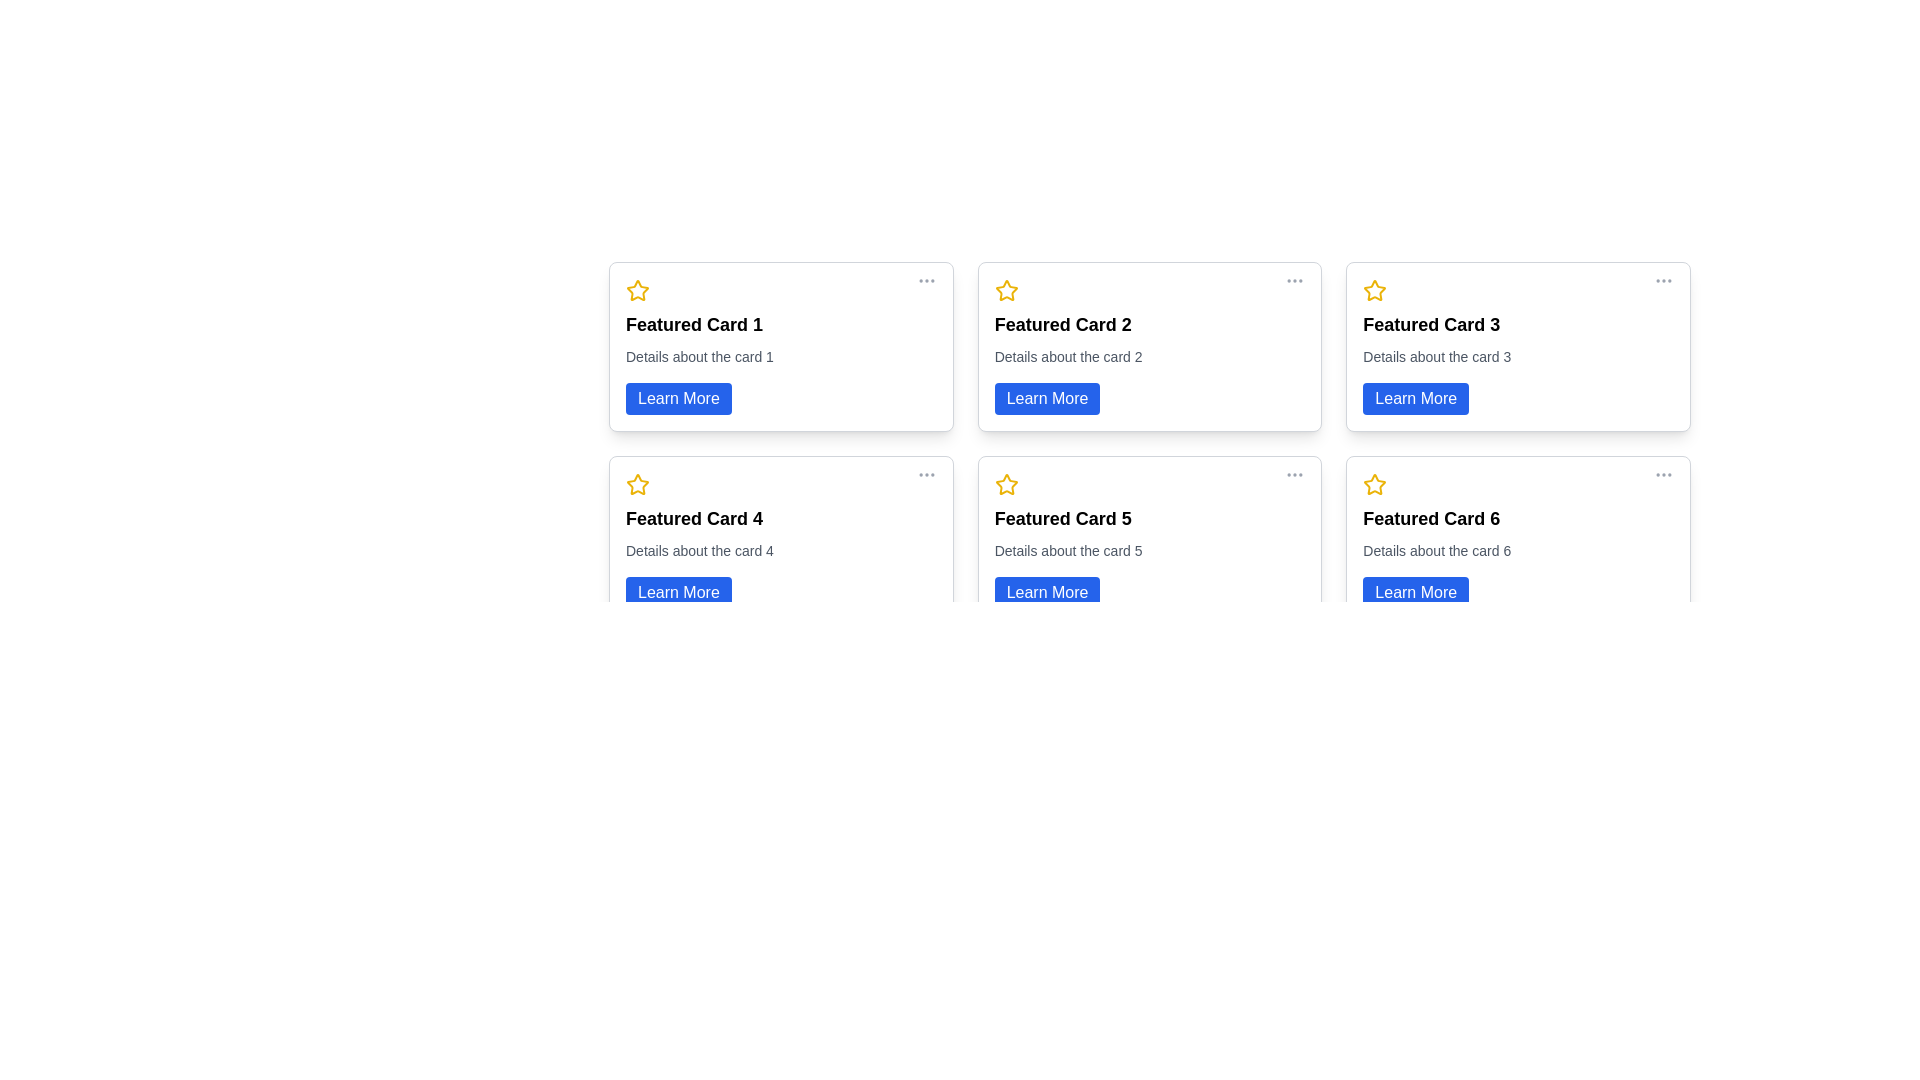 The width and height of the screenshot is (1920, 1080). Describe the element at coordinates (1062, 323) in the screenshot. I see `the text label displaying 'Featured Card 2', which is centrally positioned within the second card of a grid layout and prominently styled in bold black font` at that location.